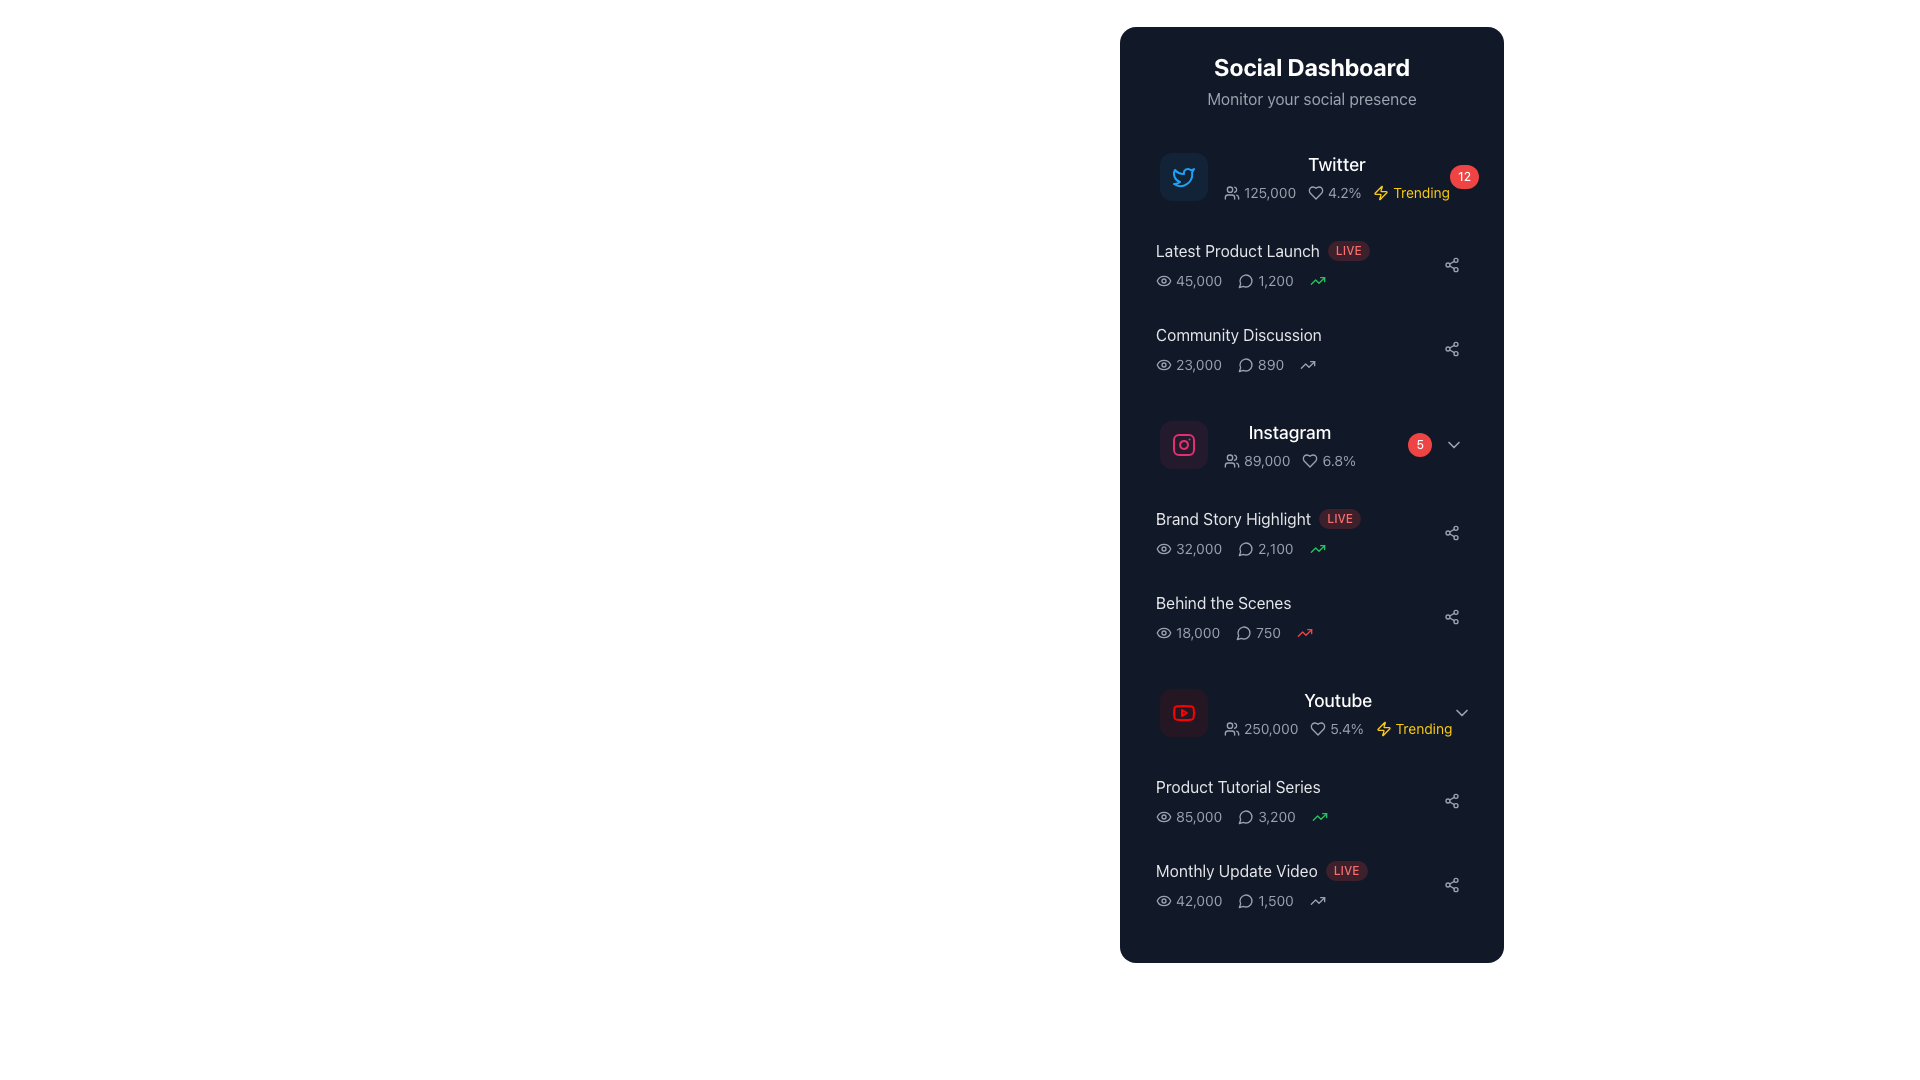 The height and width of the screenshot is (1080, 1920). I want to click on the 'Youtube' text or any interactive sub-elements within the Composite display card that shows metrics such as '250,000', '5.4%', or 'Trending', so click(1338, 712).